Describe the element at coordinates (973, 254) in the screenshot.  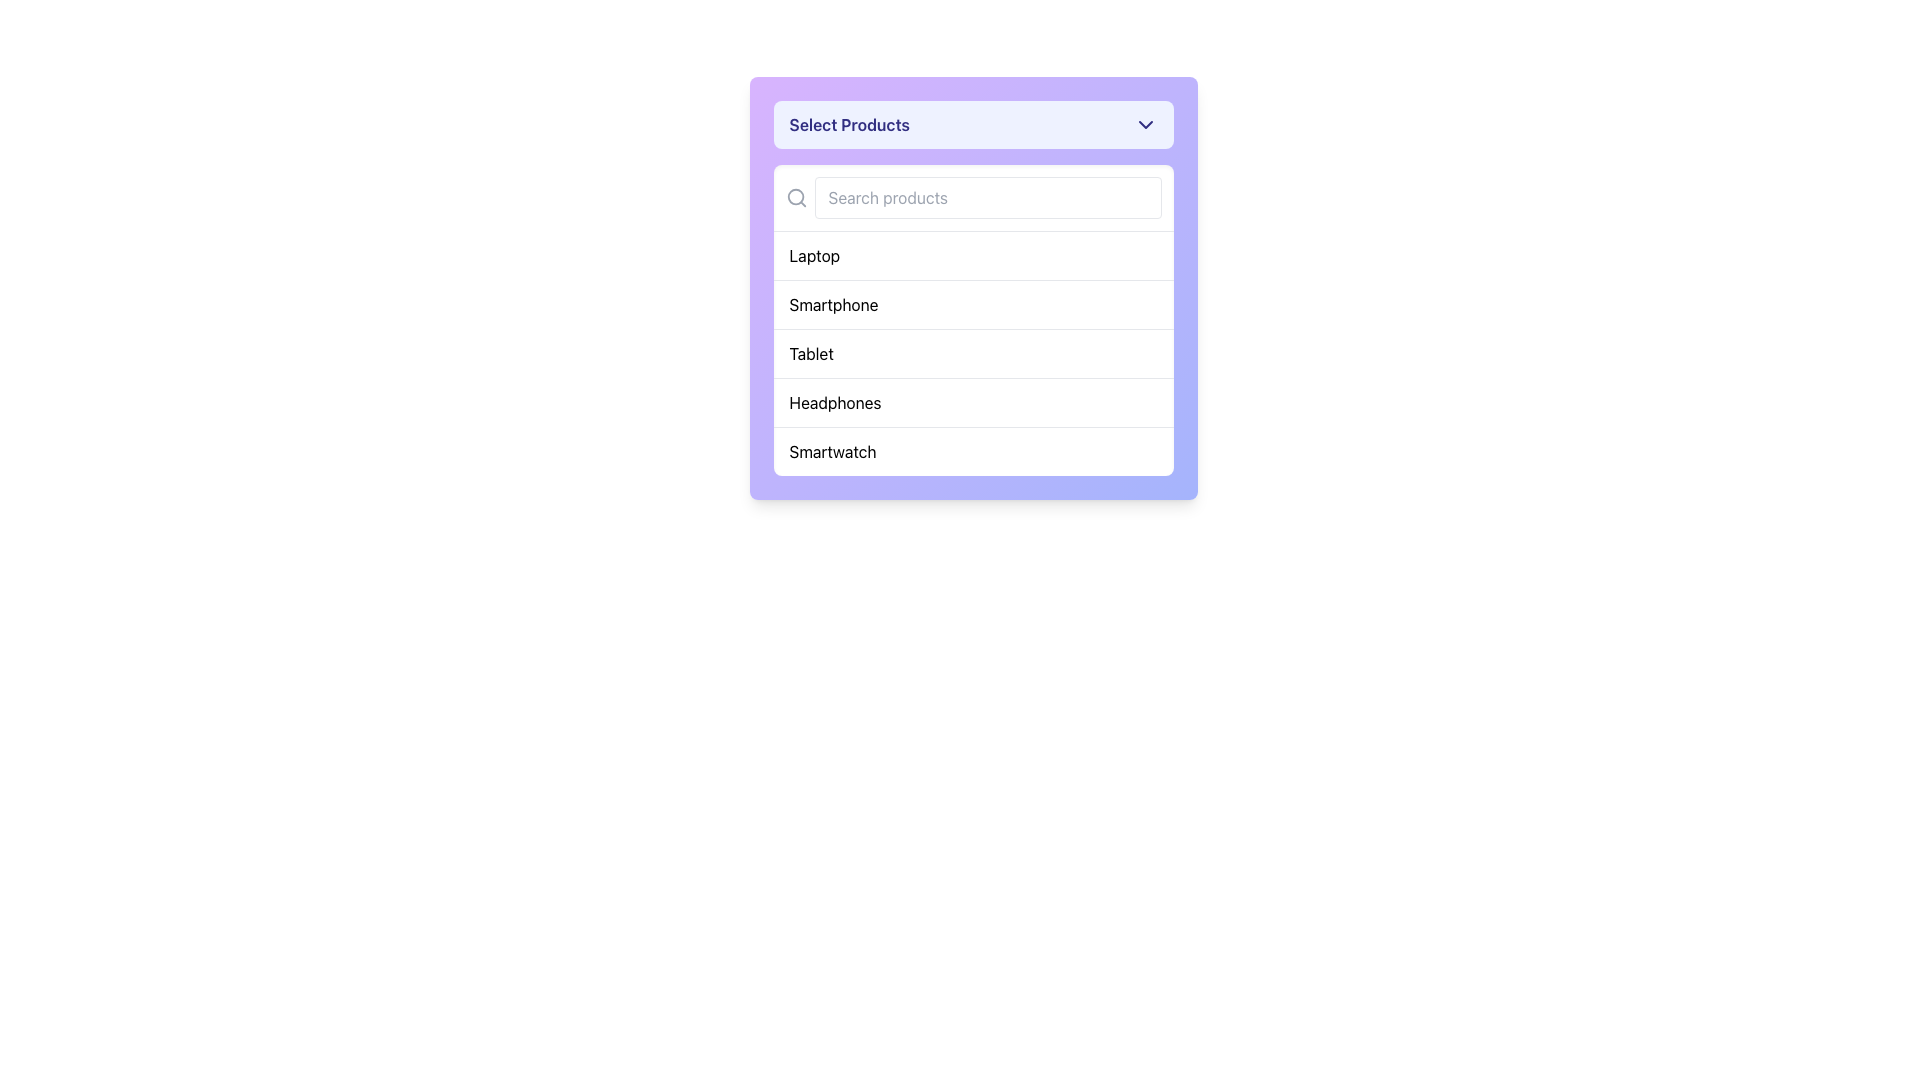
I see `the topmost list item displaying the word 'Laptop' in the product categories menu` at that location.